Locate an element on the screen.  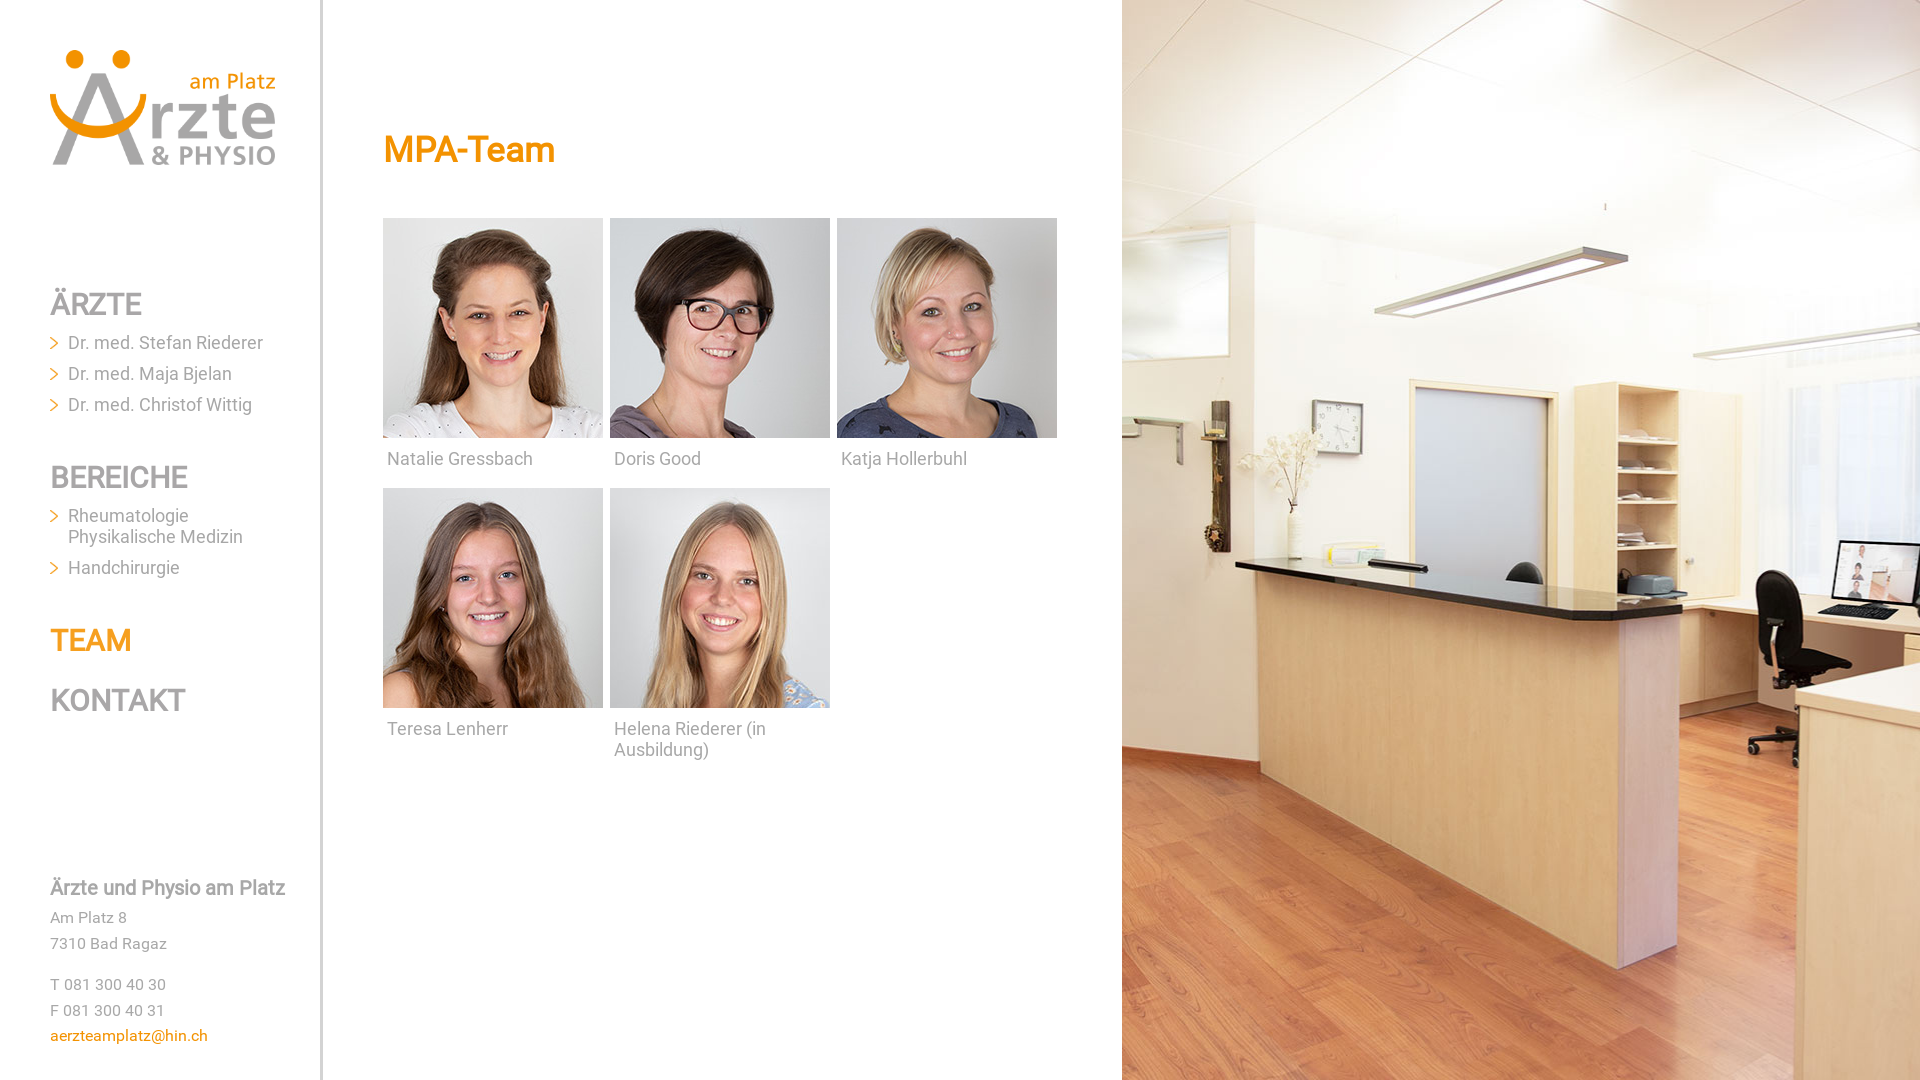
'TEAM' is located at coordinates (89, 640).